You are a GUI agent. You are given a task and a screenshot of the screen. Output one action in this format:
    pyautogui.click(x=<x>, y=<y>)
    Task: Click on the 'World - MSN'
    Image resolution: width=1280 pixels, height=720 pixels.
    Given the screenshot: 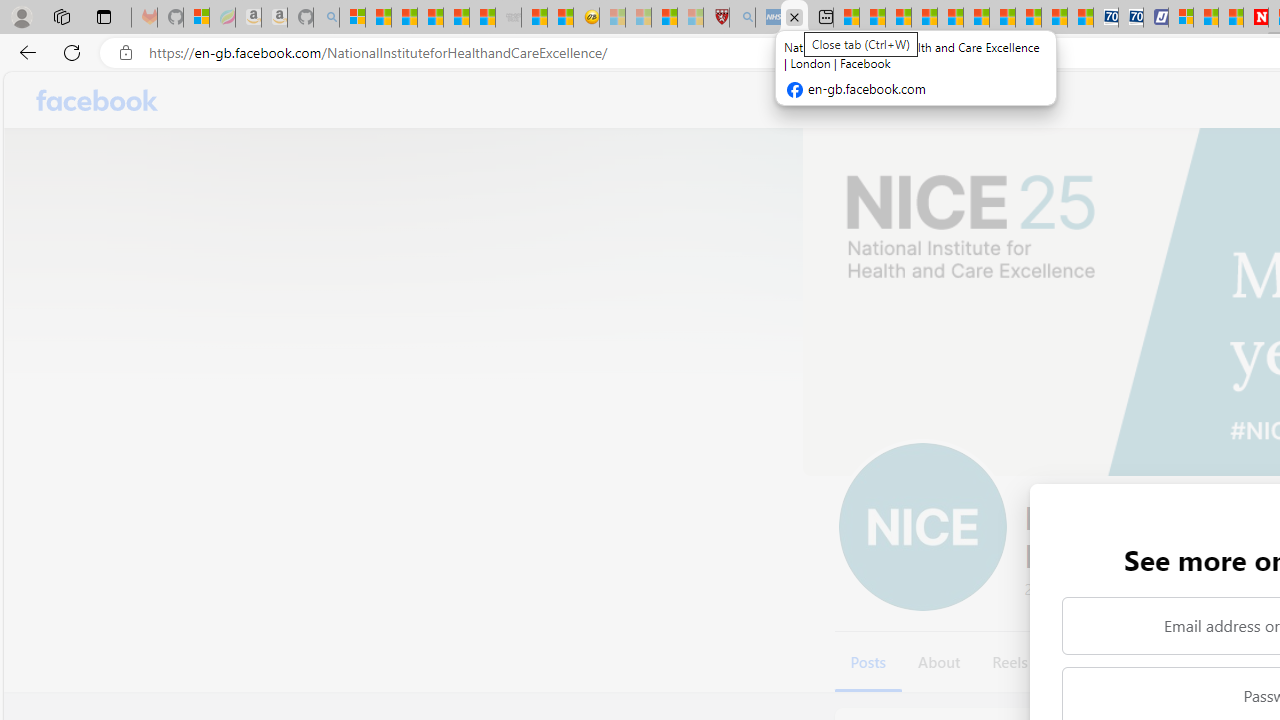 What is the action you would take?
    pyautogui.click(x=897, y=17)
    